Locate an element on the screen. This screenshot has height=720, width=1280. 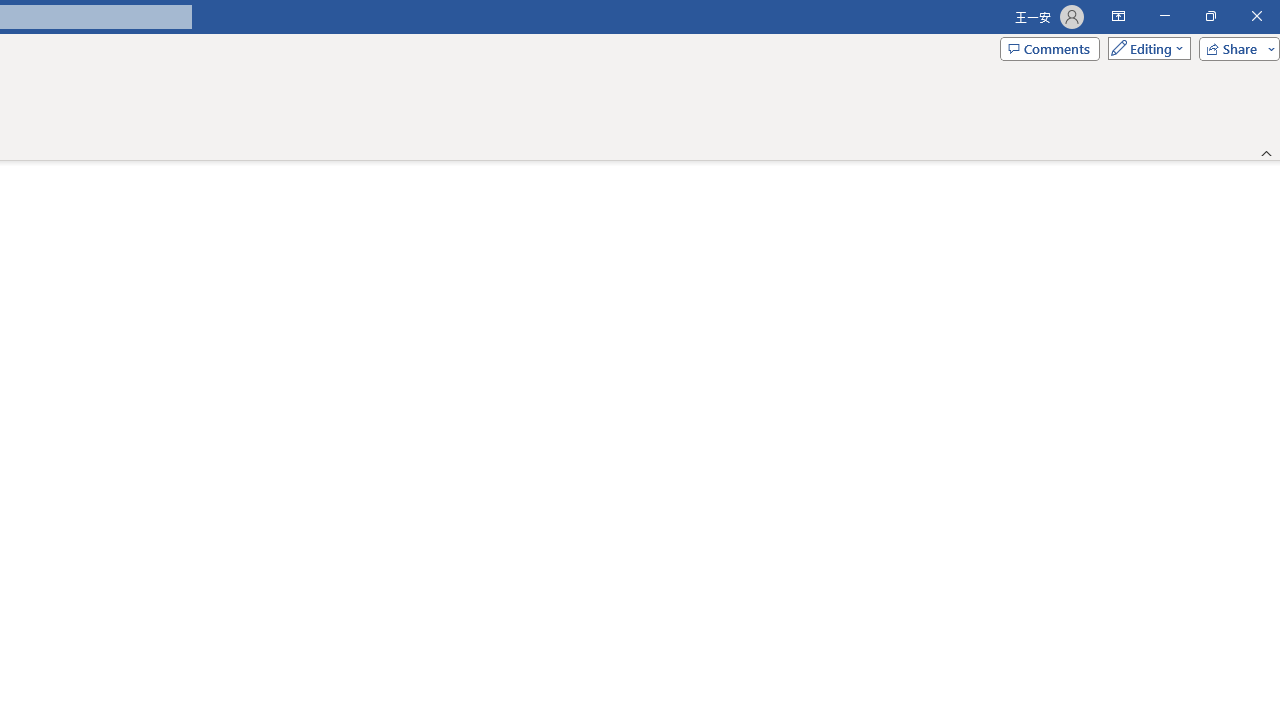
'Comments' is located at coordinates (1048, 47).